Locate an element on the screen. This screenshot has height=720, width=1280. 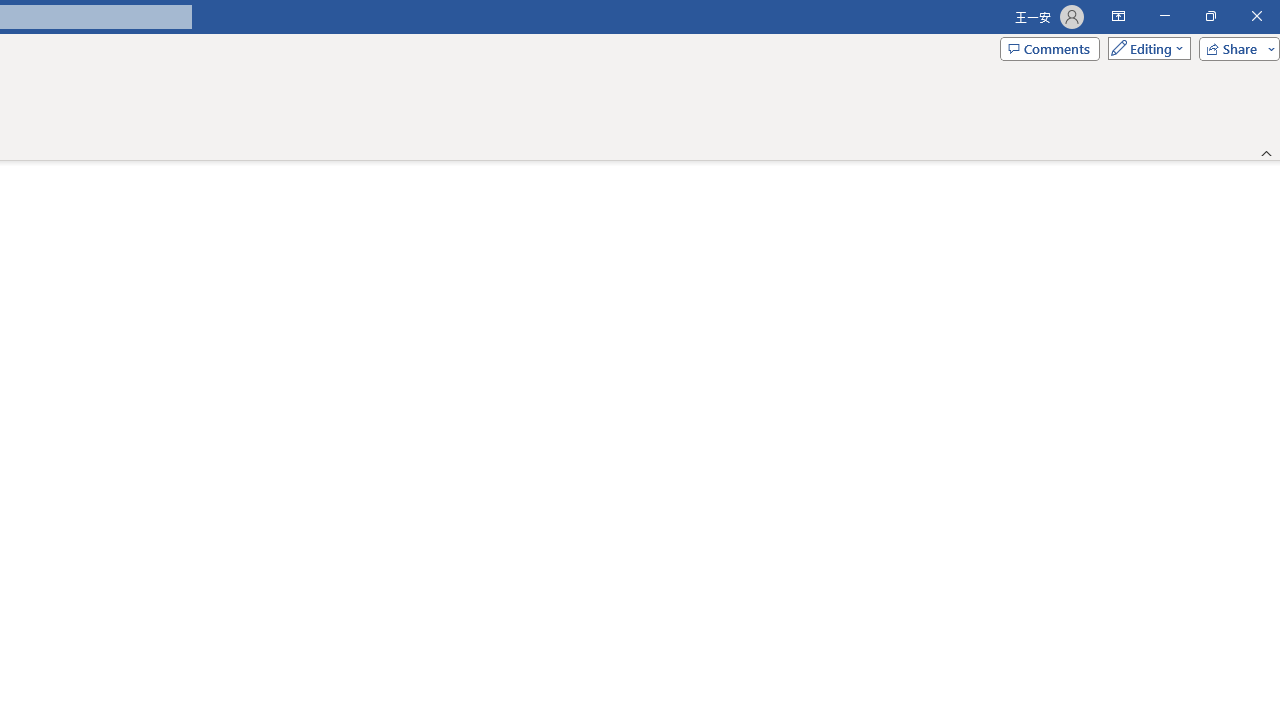
'Comments' is located at coordinates (1048, 47).